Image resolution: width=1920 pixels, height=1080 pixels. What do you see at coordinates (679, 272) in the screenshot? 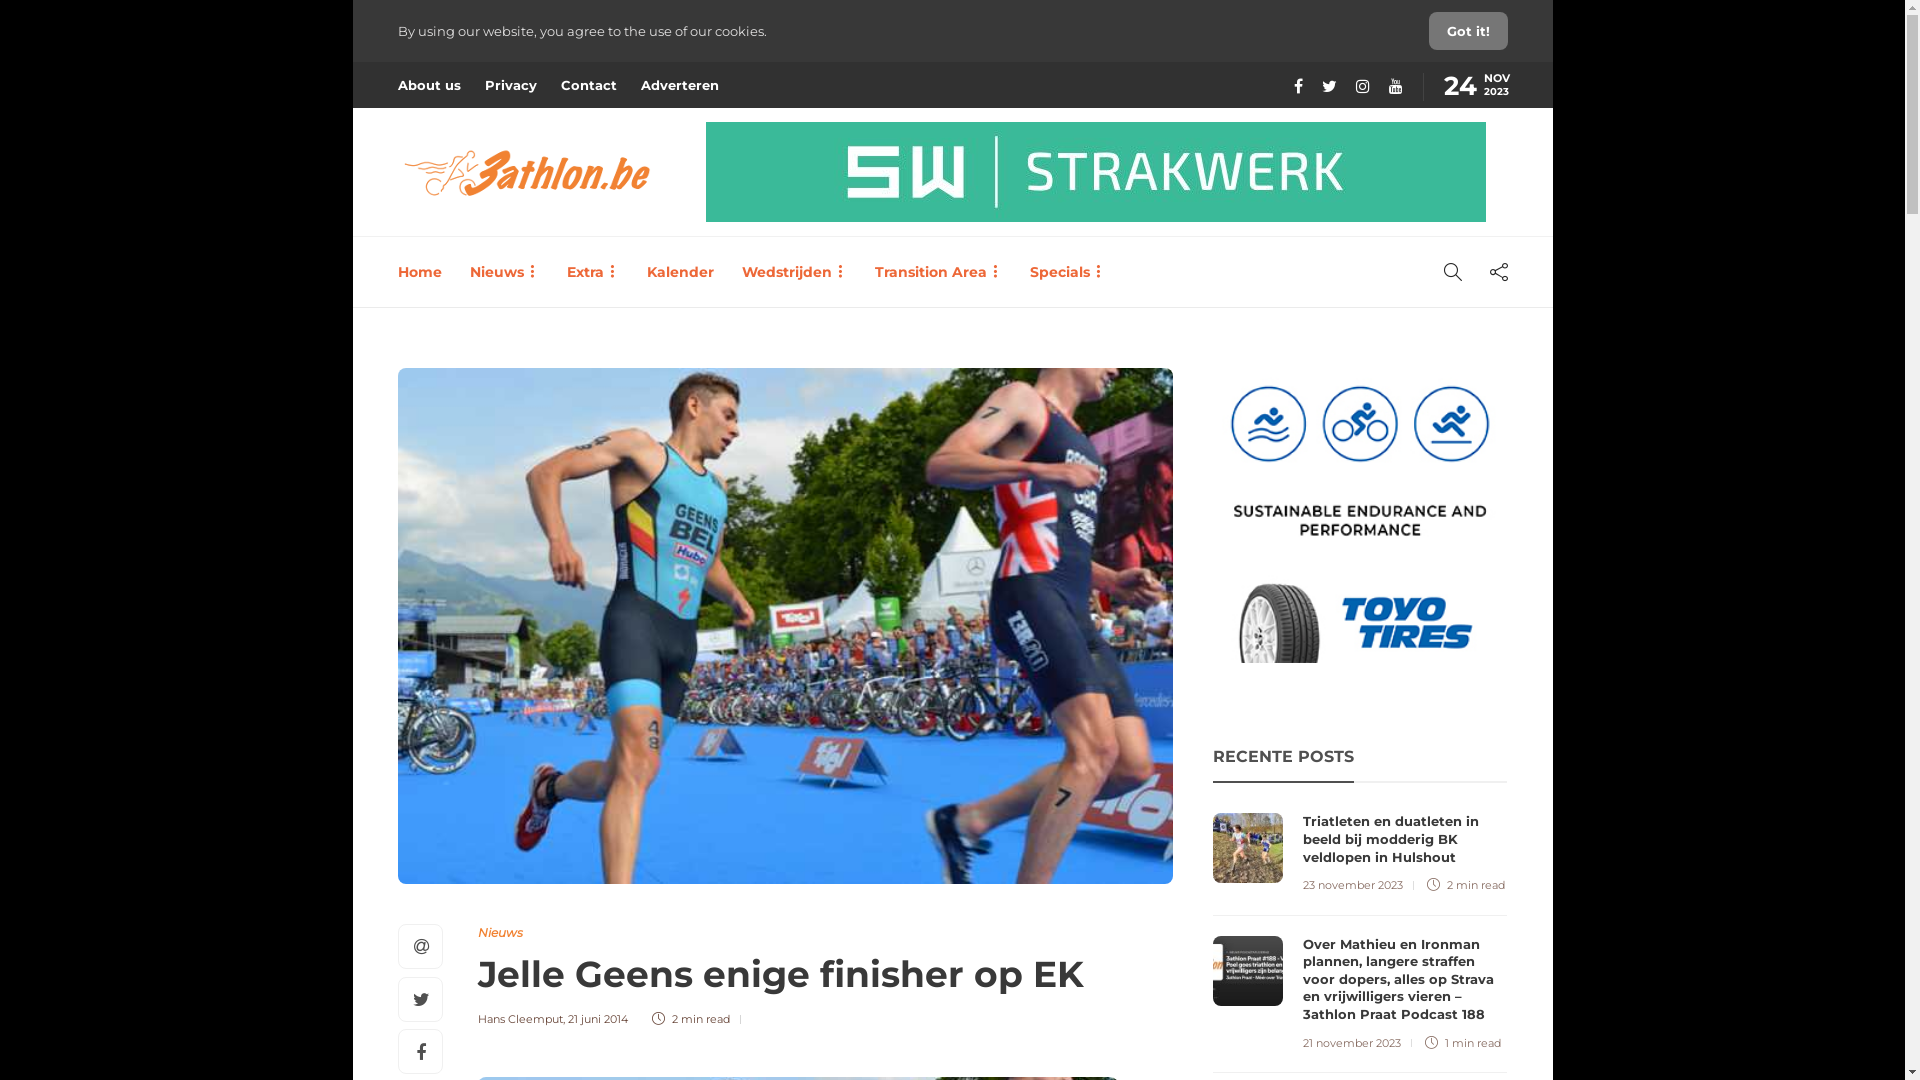
I see `'Kalender'` at bounding box center [679, 272].